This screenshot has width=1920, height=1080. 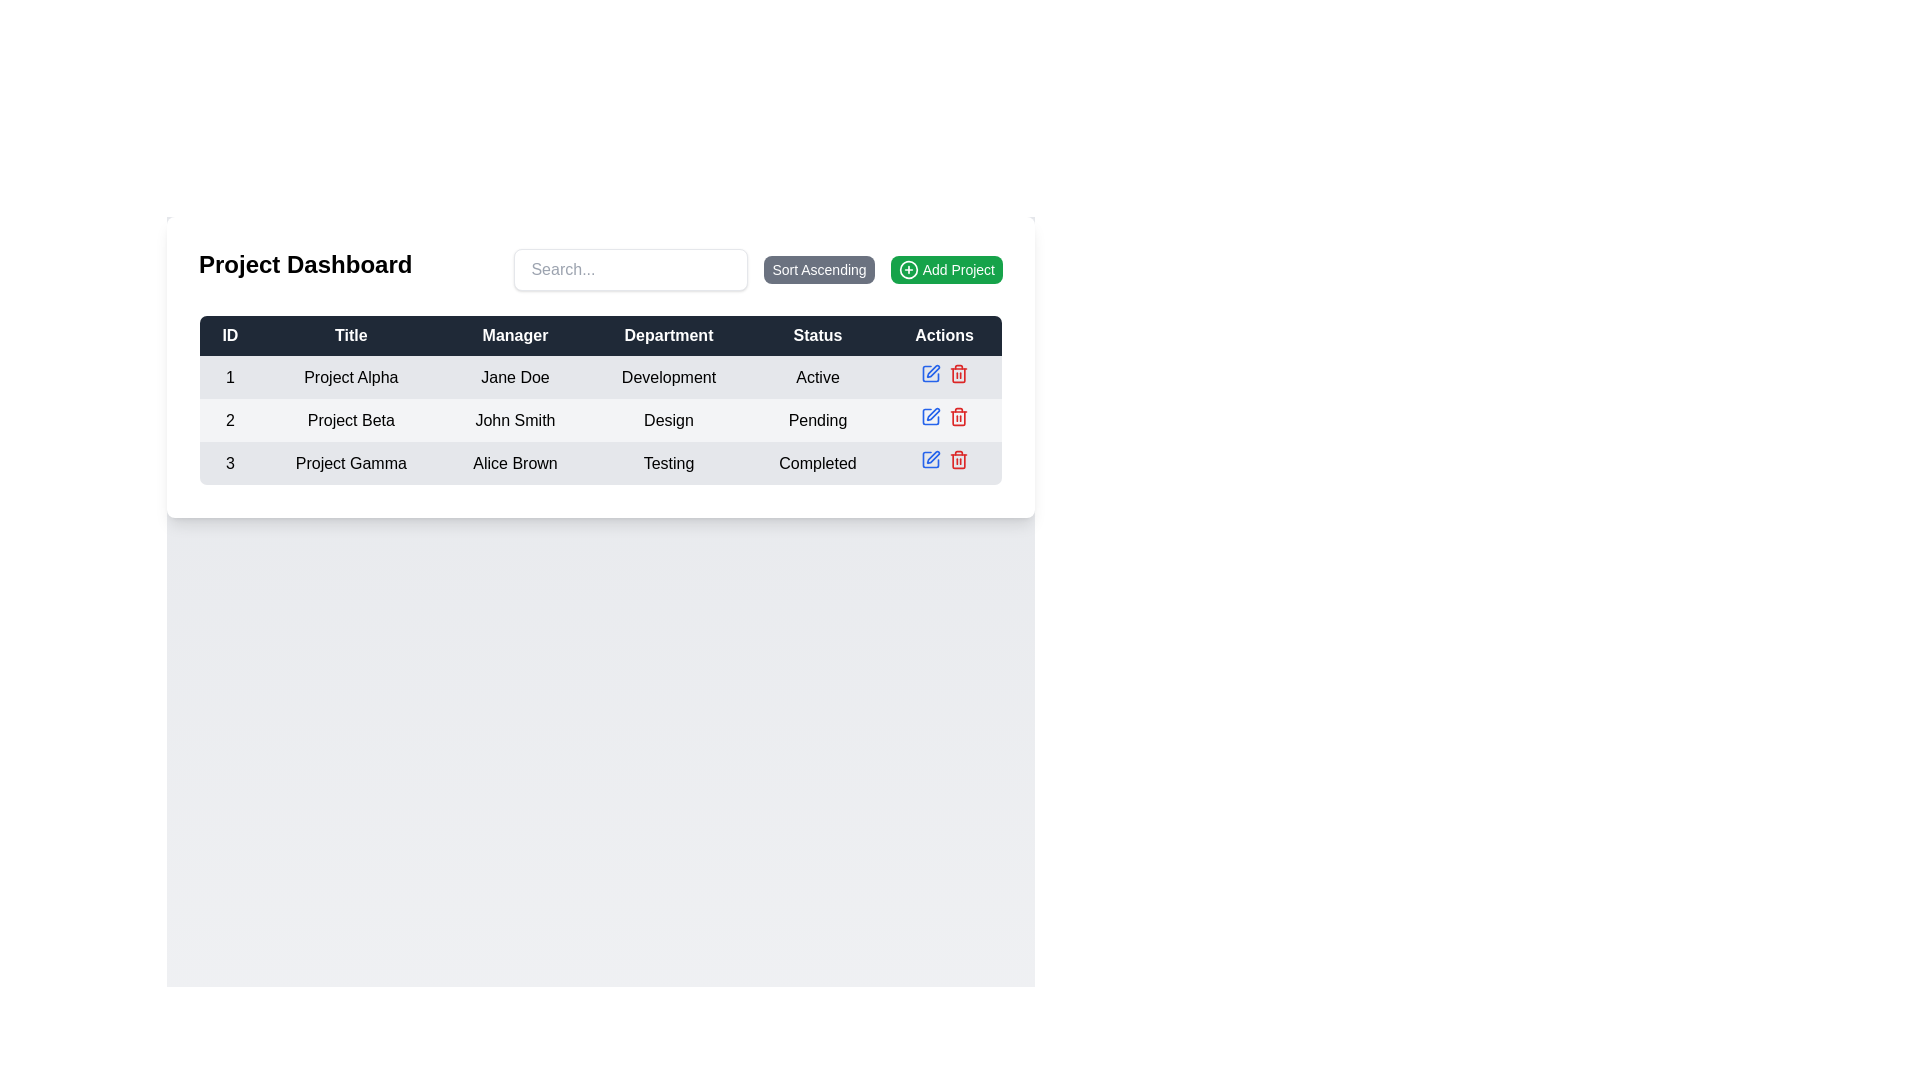 What do you see at coordinates (817, 419) in the screenshot?
I see `status information from the Text label indicating 'Pending' for 'Project Beta' managed by 'John Smith' in the 'Status' column of the table` at bounding box center [817, 419].